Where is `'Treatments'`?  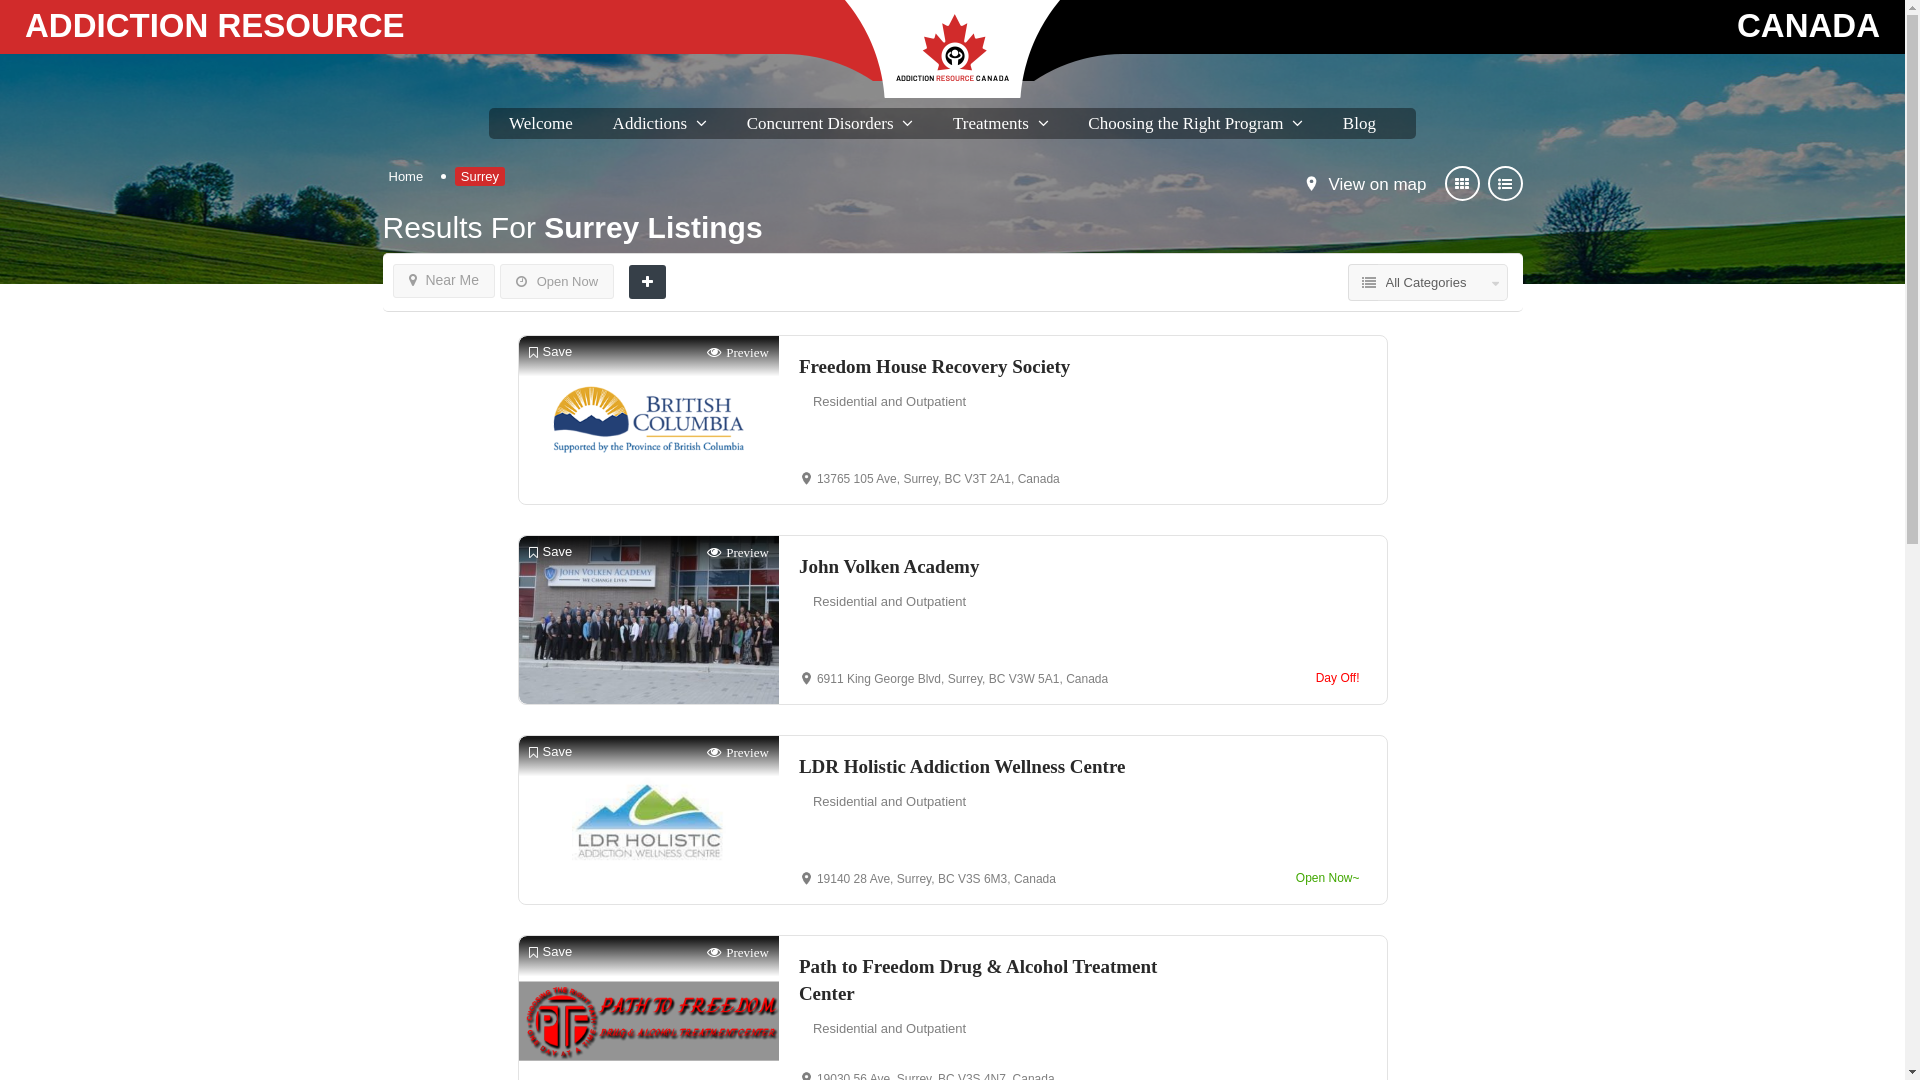 'Treatments' is located at coordinates (990, 123).